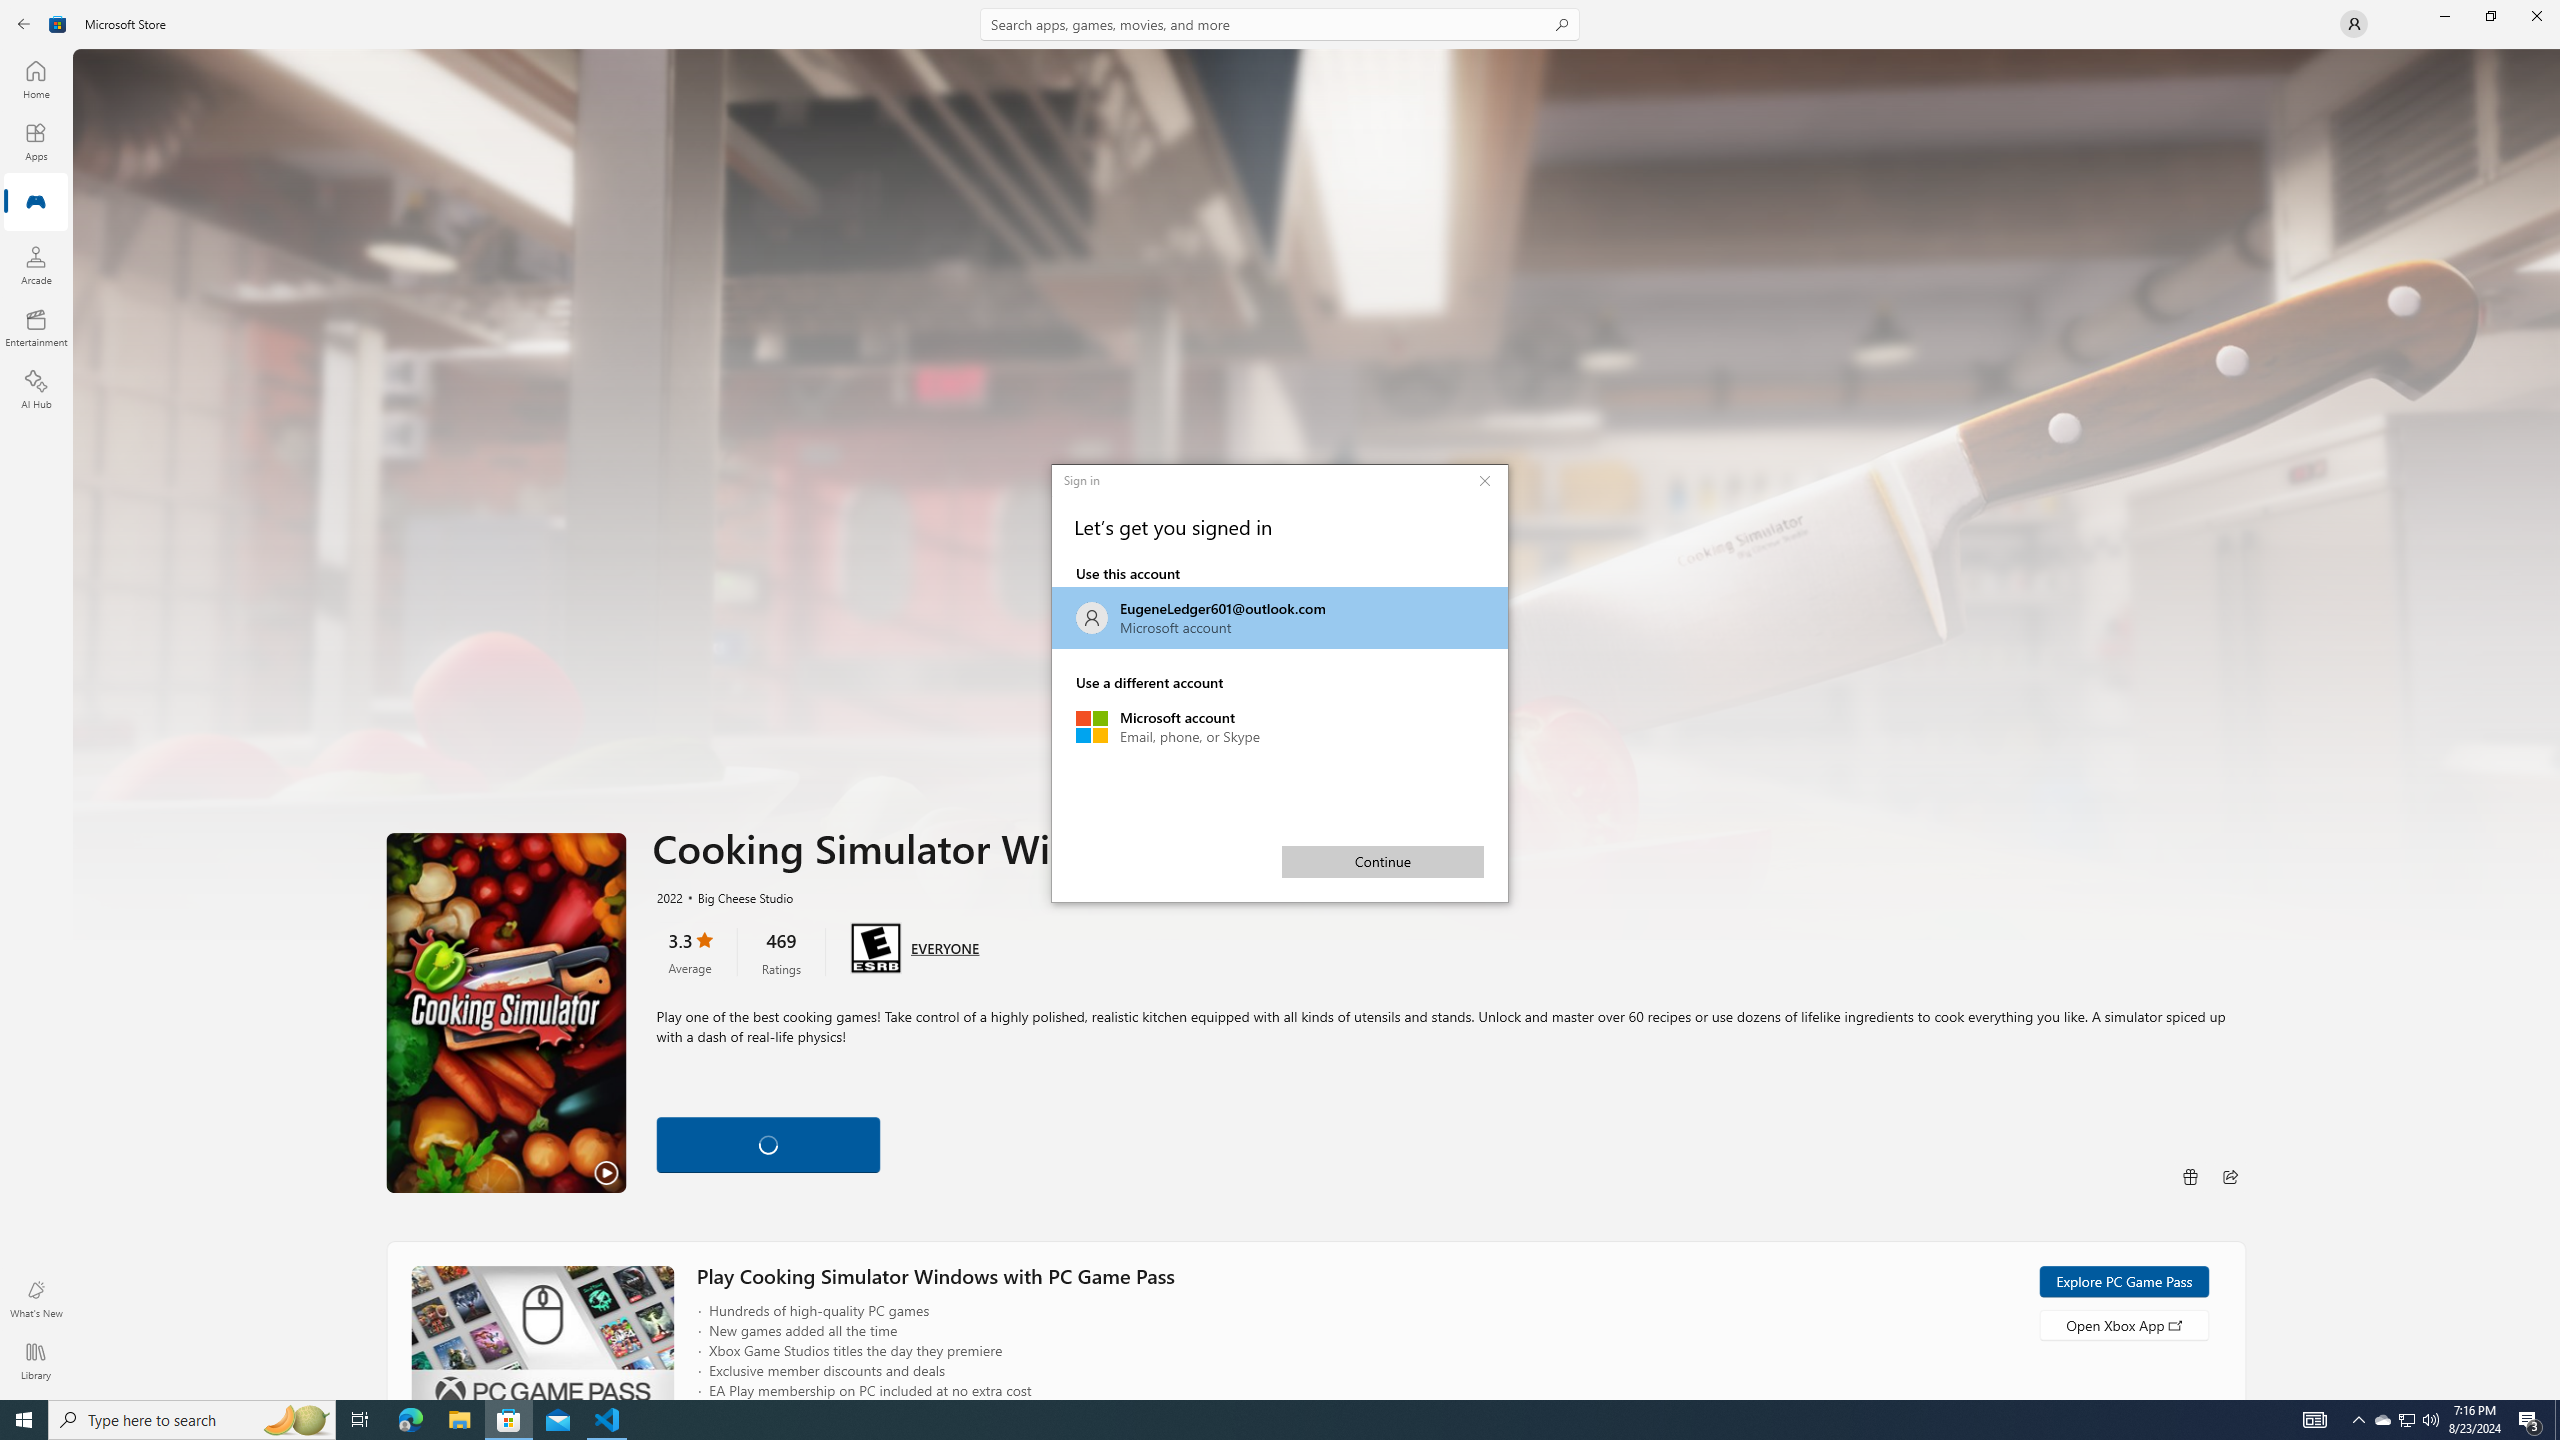  What do you see at coordinates (2352, 22) in the screenshot?
I see `'User profile'` at bounding box center [2352, 22].